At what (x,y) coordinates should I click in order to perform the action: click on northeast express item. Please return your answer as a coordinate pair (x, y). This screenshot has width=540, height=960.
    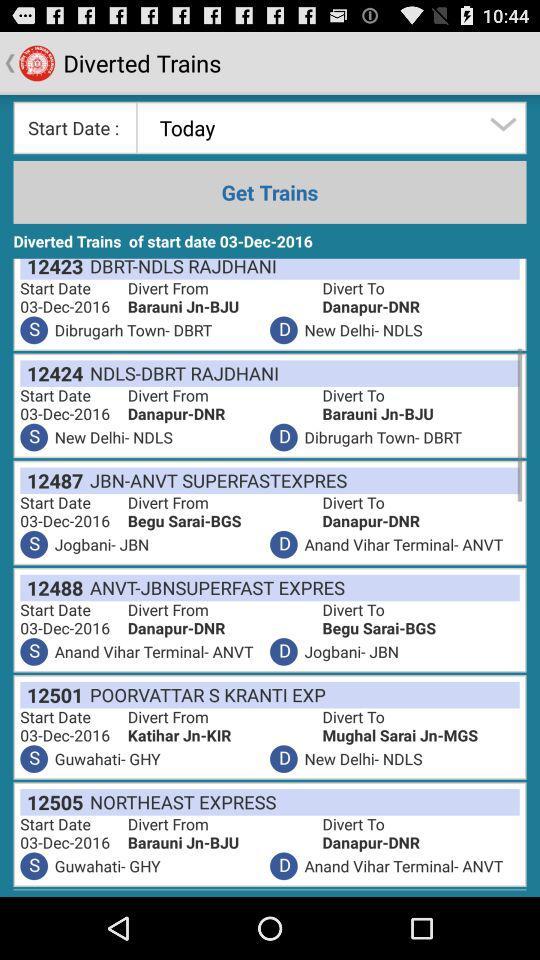
    Looking at the image, I should click on (179, 802).